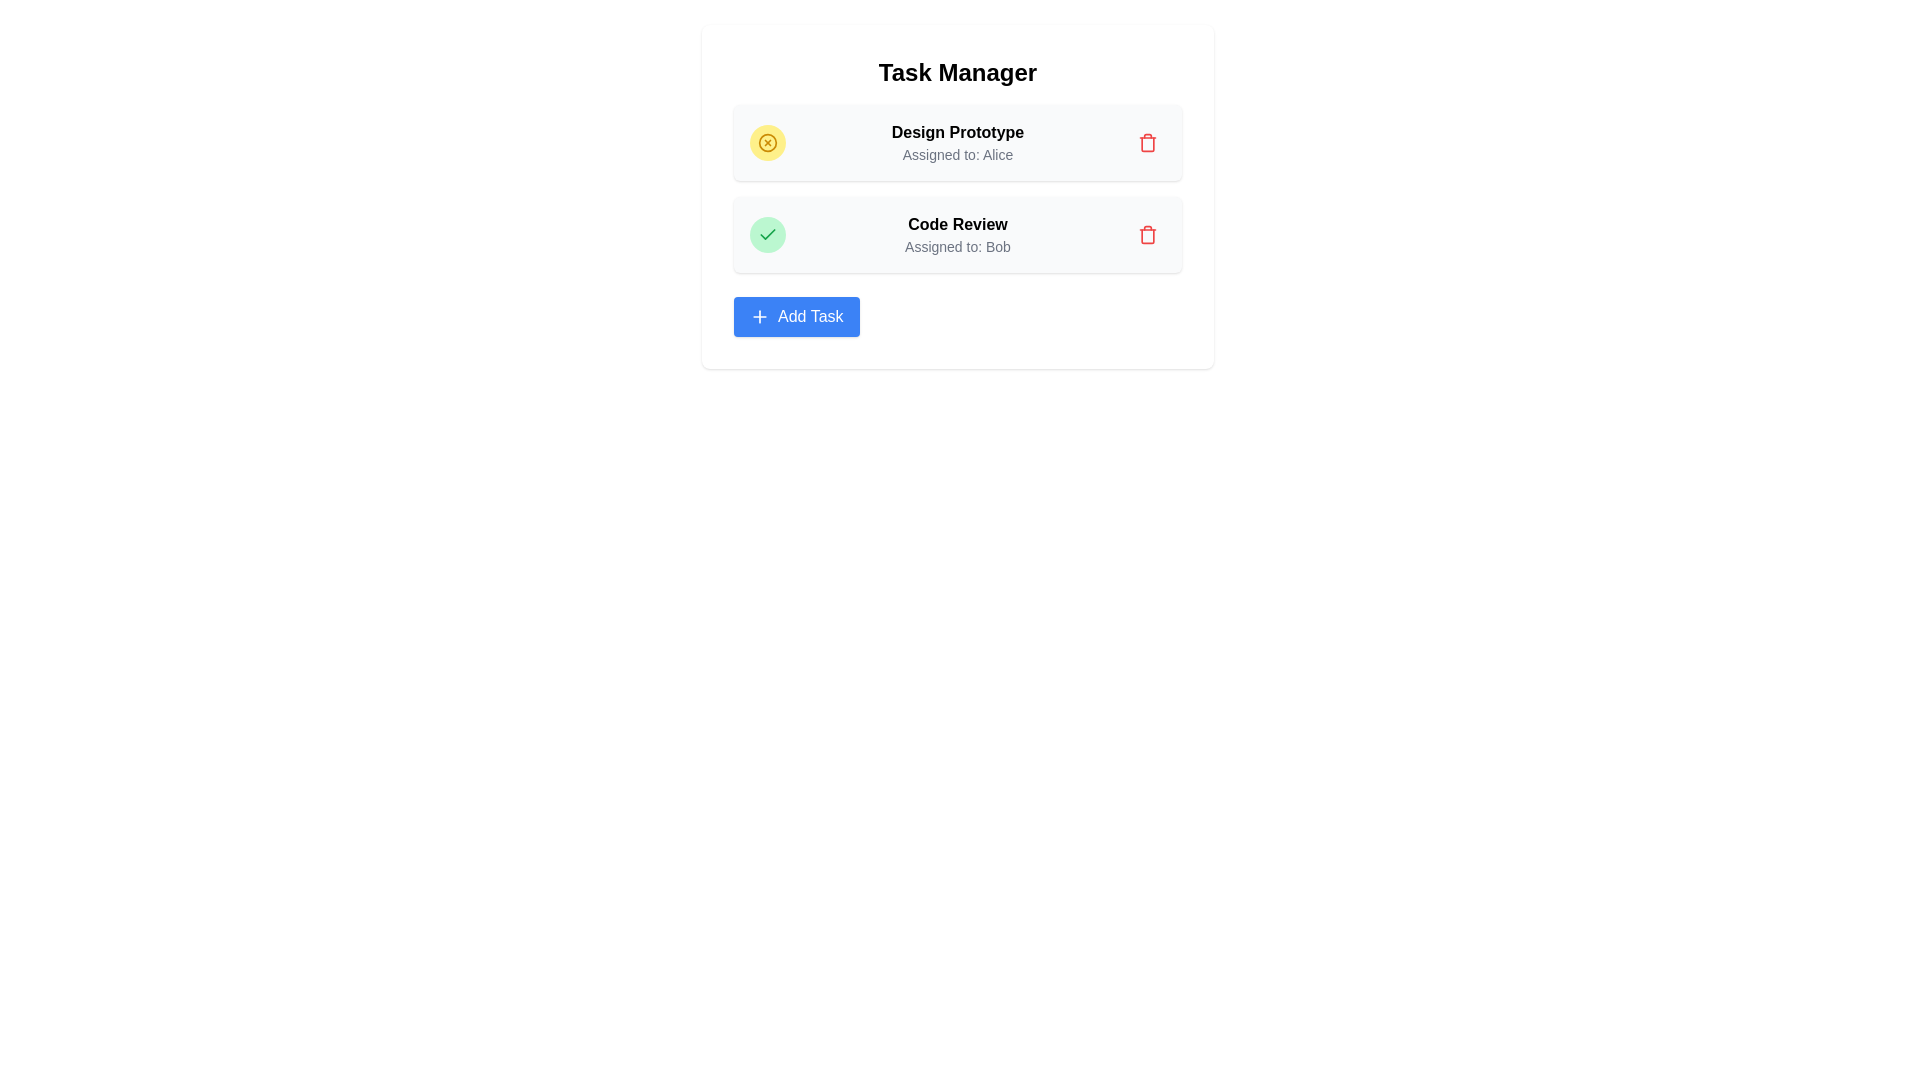 The image size is (1920, 1080). What do you see at coordinates (767, 233) in the screenshot?
I see `the green check mark symbol of the Indicator Icon located next to the text 'Code Review Assigned to: Bob' in the task manager interface` at bounding box center [767, 233].